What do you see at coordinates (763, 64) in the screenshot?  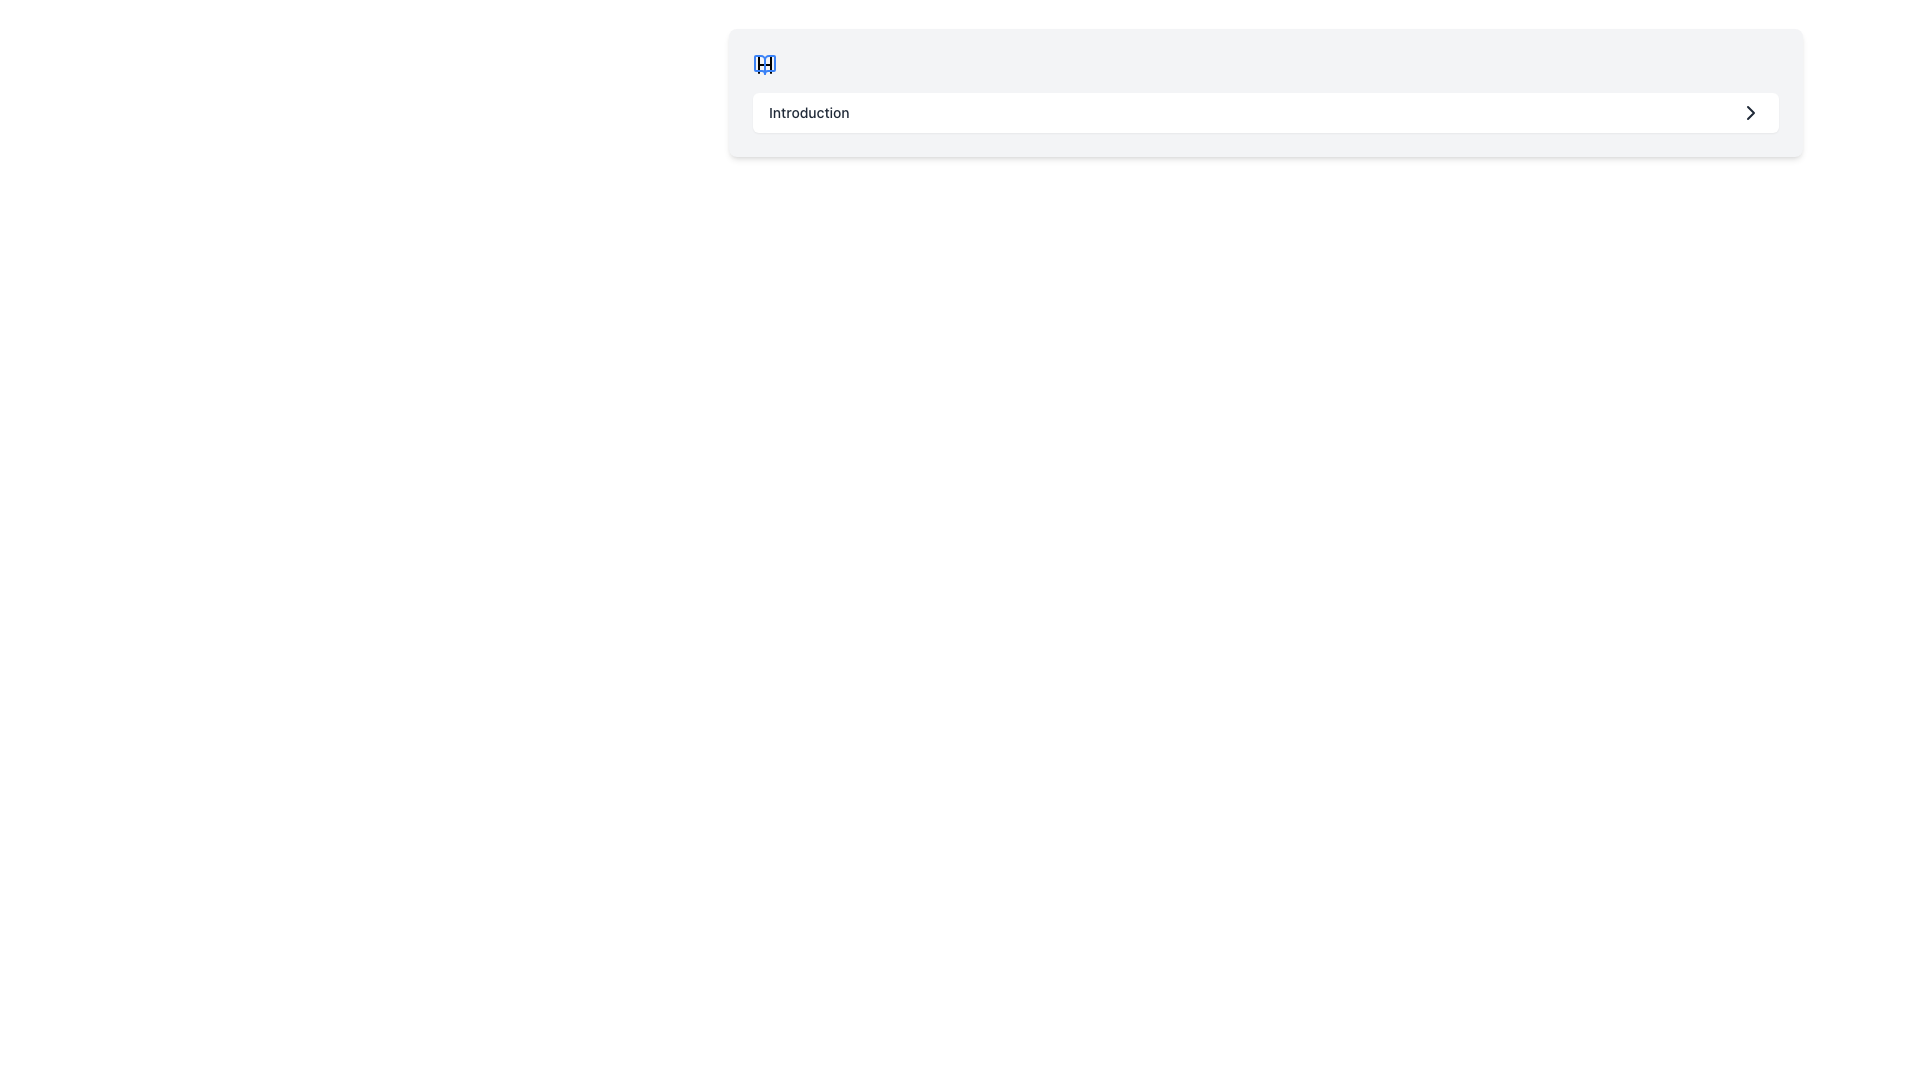 I see `the open-book icon styled in blue located at the top-left corner of the 'Introduction' section, positioned before the heading text` at bounding box center [763, 64].